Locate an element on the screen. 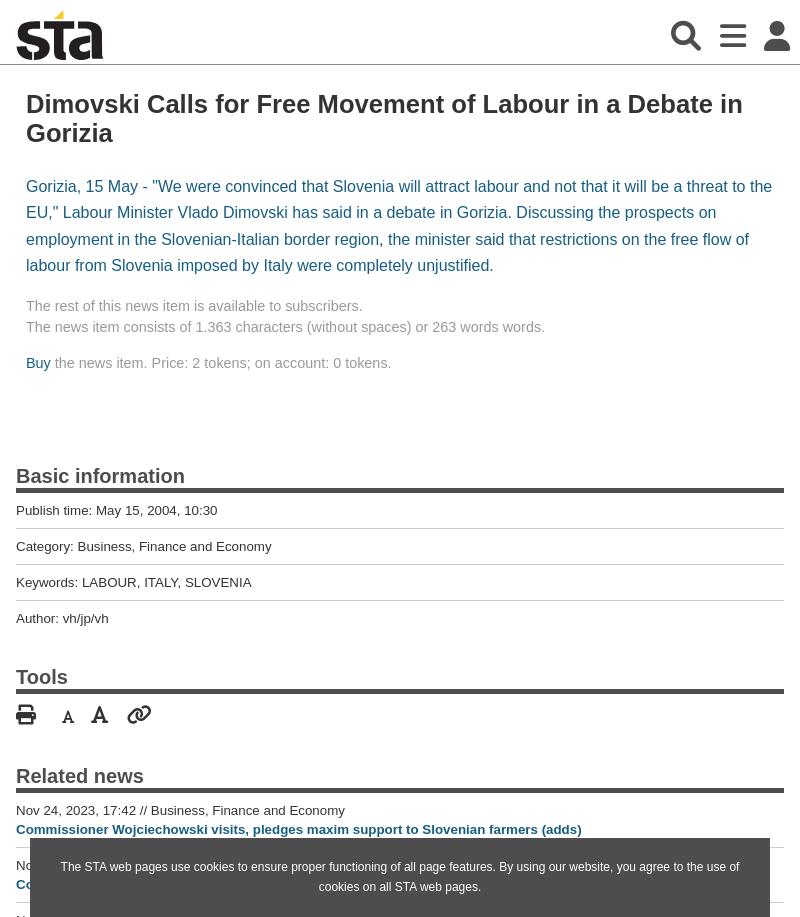 The width and height of the screenshot is (800, 917). 'Keywords:' is located at coordinates (47, 581).